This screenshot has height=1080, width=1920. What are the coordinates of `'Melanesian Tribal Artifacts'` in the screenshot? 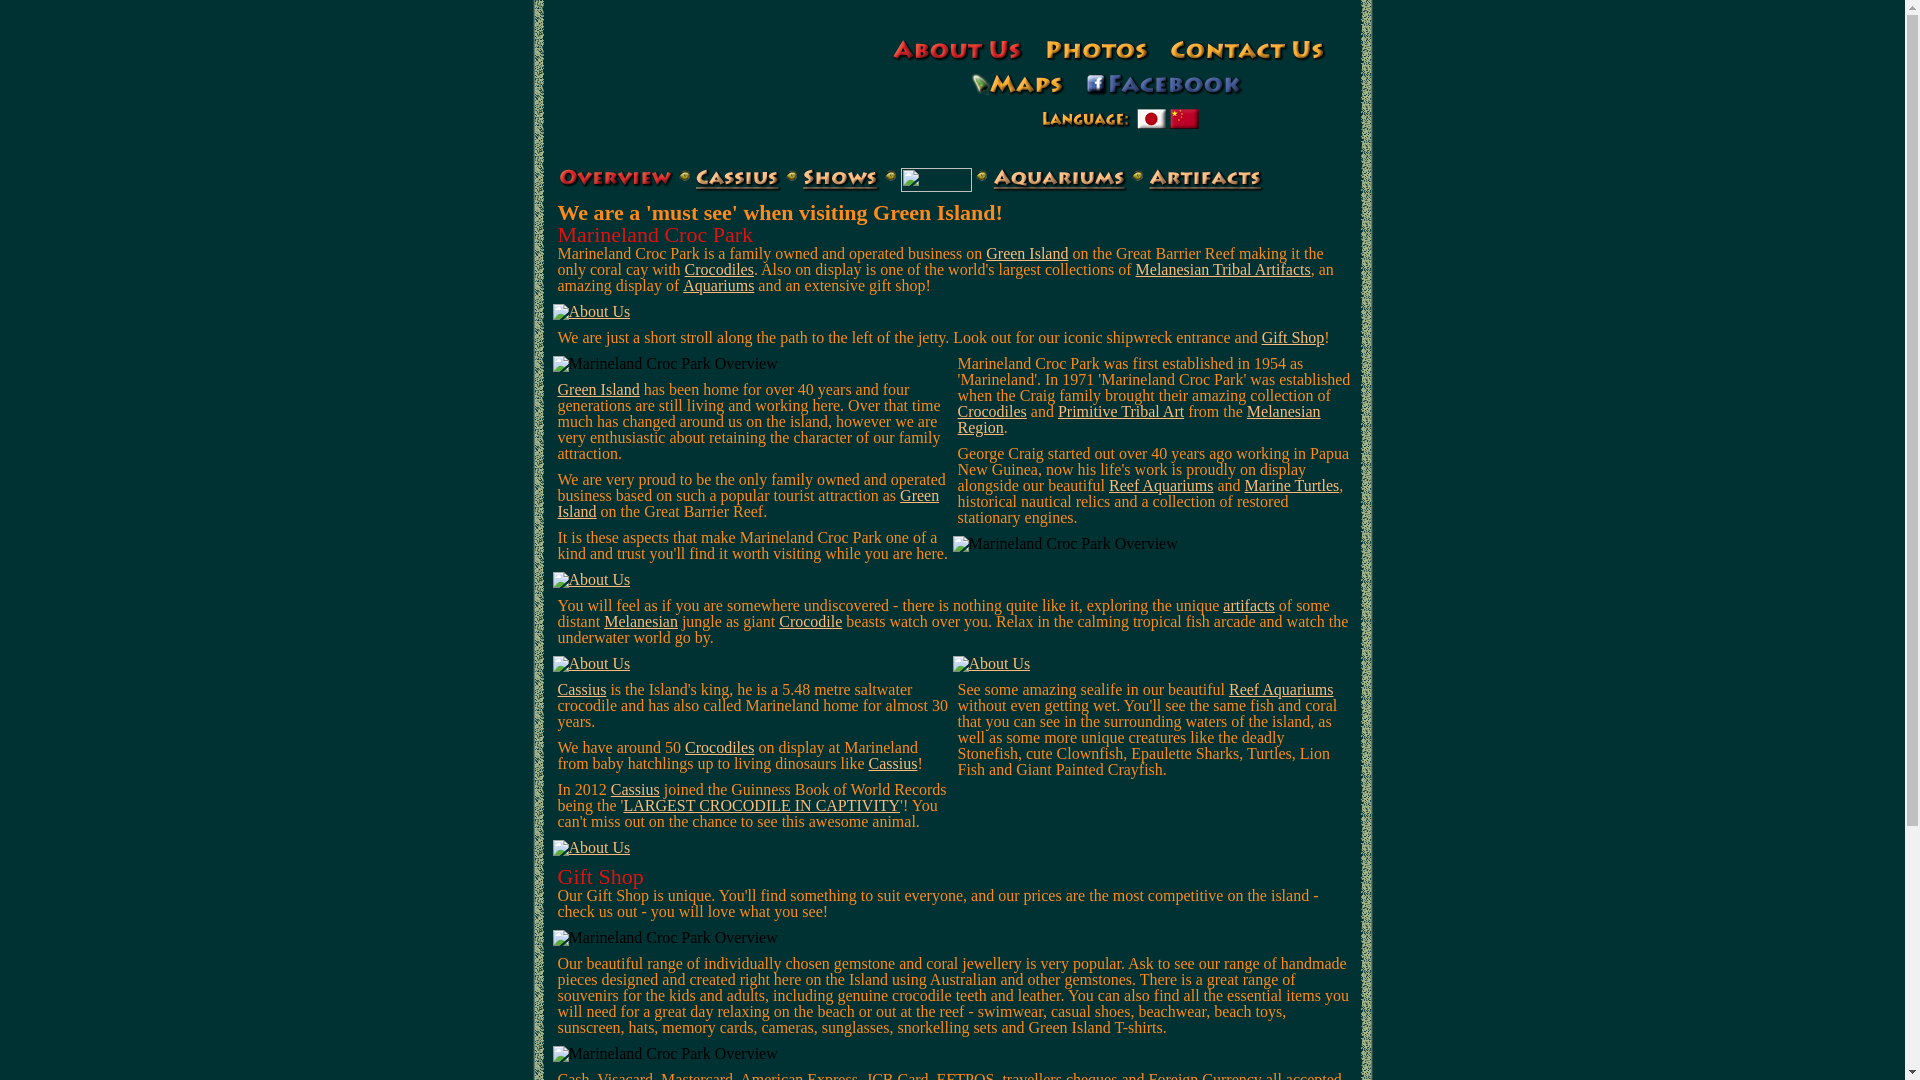 It's located at (1222, 268).